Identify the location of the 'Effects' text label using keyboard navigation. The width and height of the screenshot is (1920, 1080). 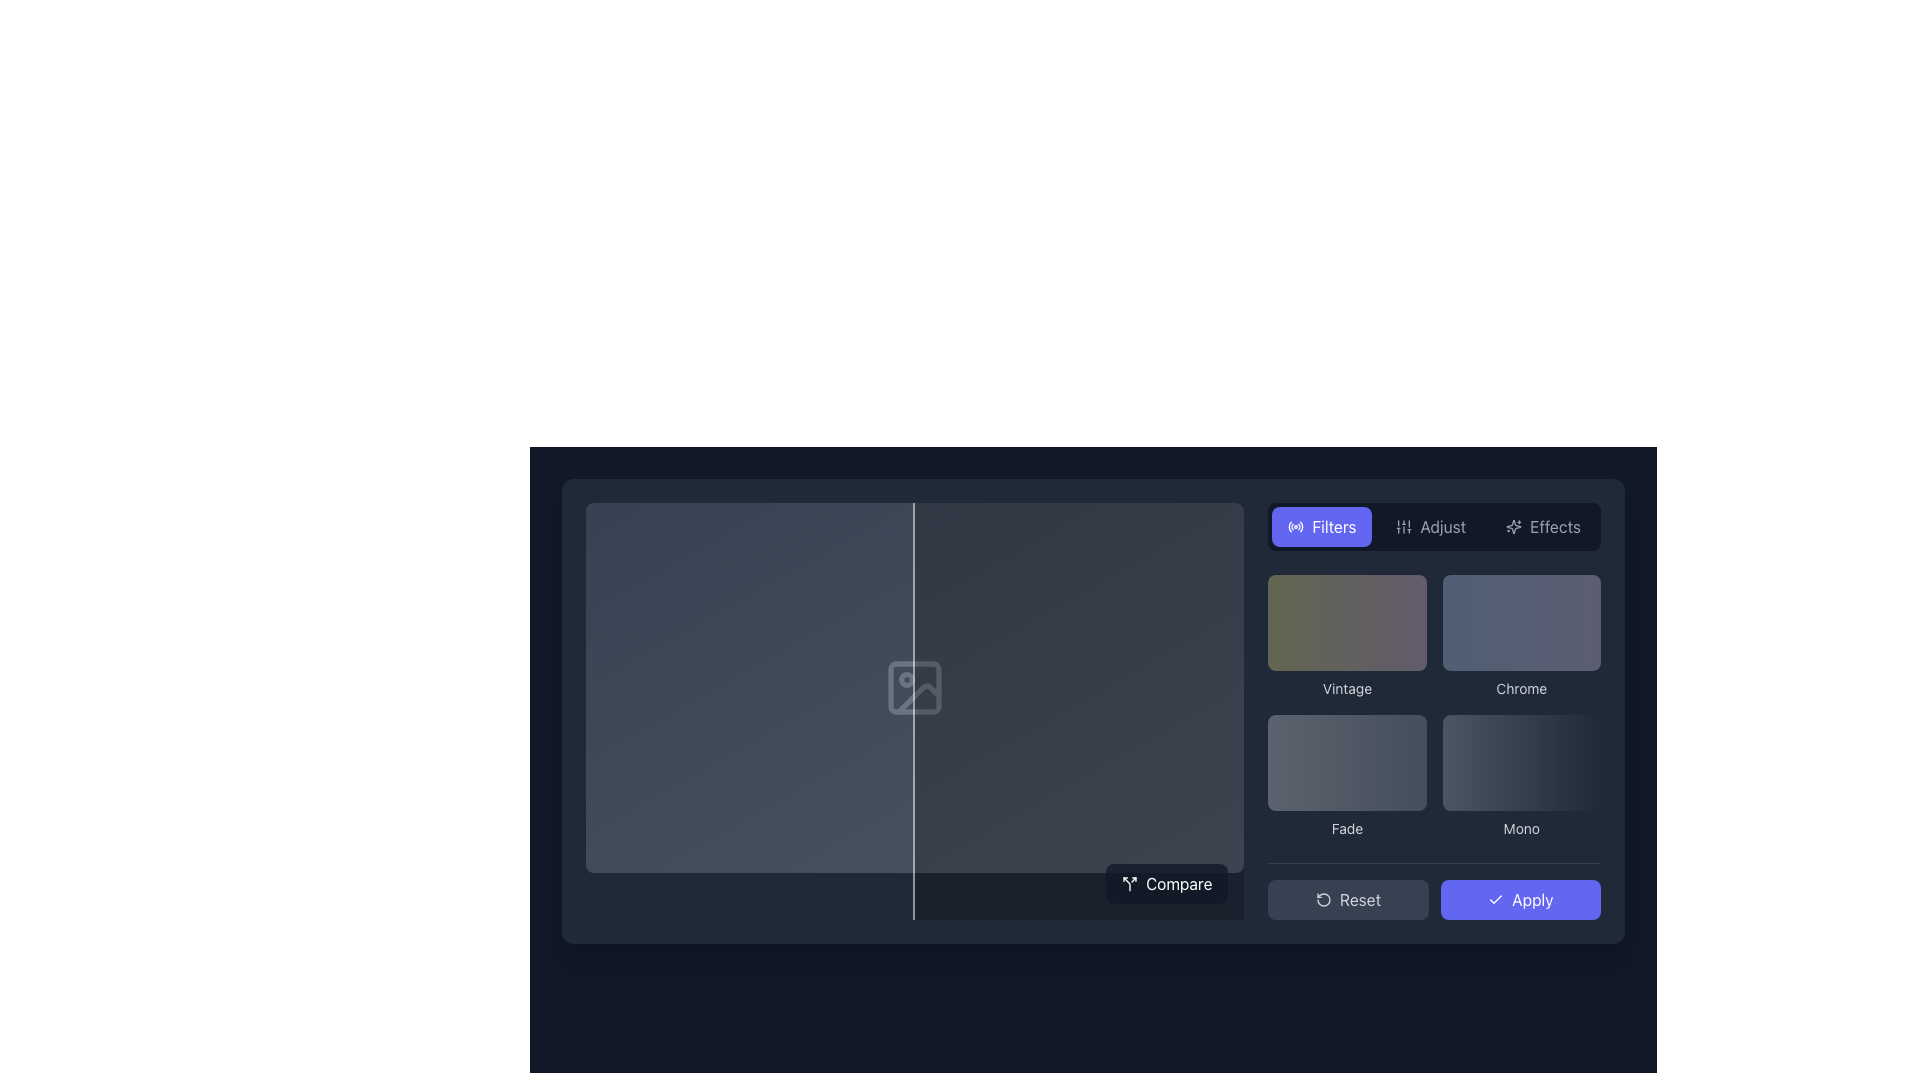
(1554, 526).